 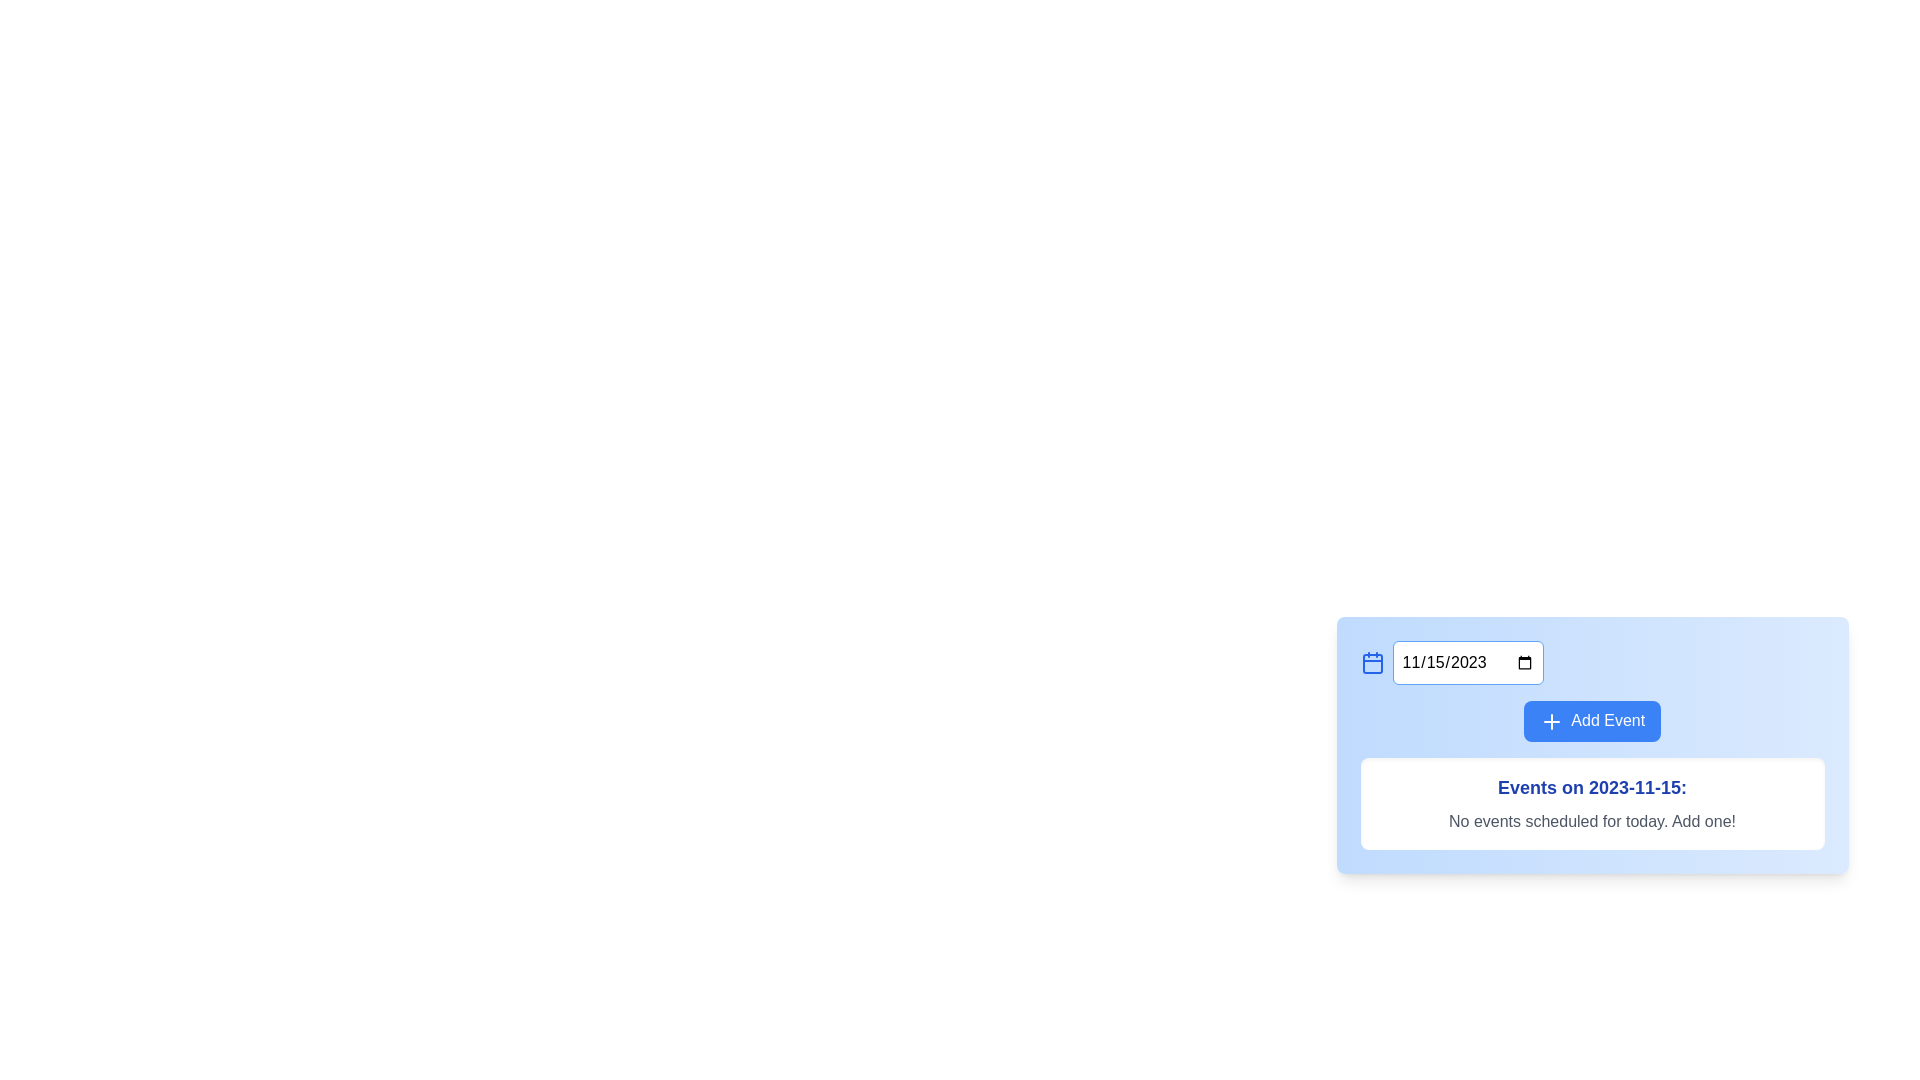 What do you see at coordinates (1550, 721) in the screenshot?
I see `the cross-shaped icon indicating 'add' functionality, which is centrally positioned within the blue rectangular button labeled 'Add Event.'` at bounding box center [1550, 721].